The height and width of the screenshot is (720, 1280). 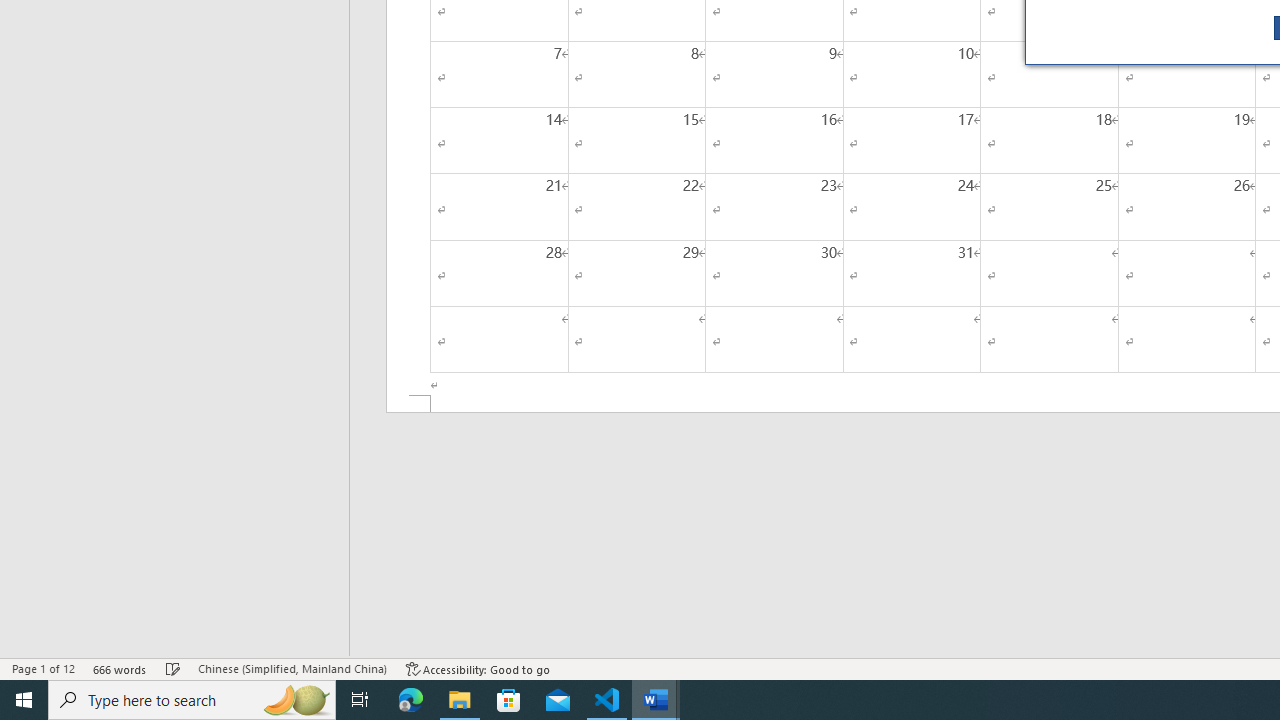 What do you see at coordinates (359, 698) in the screenshot?
I see `'Task View'` at bounding box center [359, 698].